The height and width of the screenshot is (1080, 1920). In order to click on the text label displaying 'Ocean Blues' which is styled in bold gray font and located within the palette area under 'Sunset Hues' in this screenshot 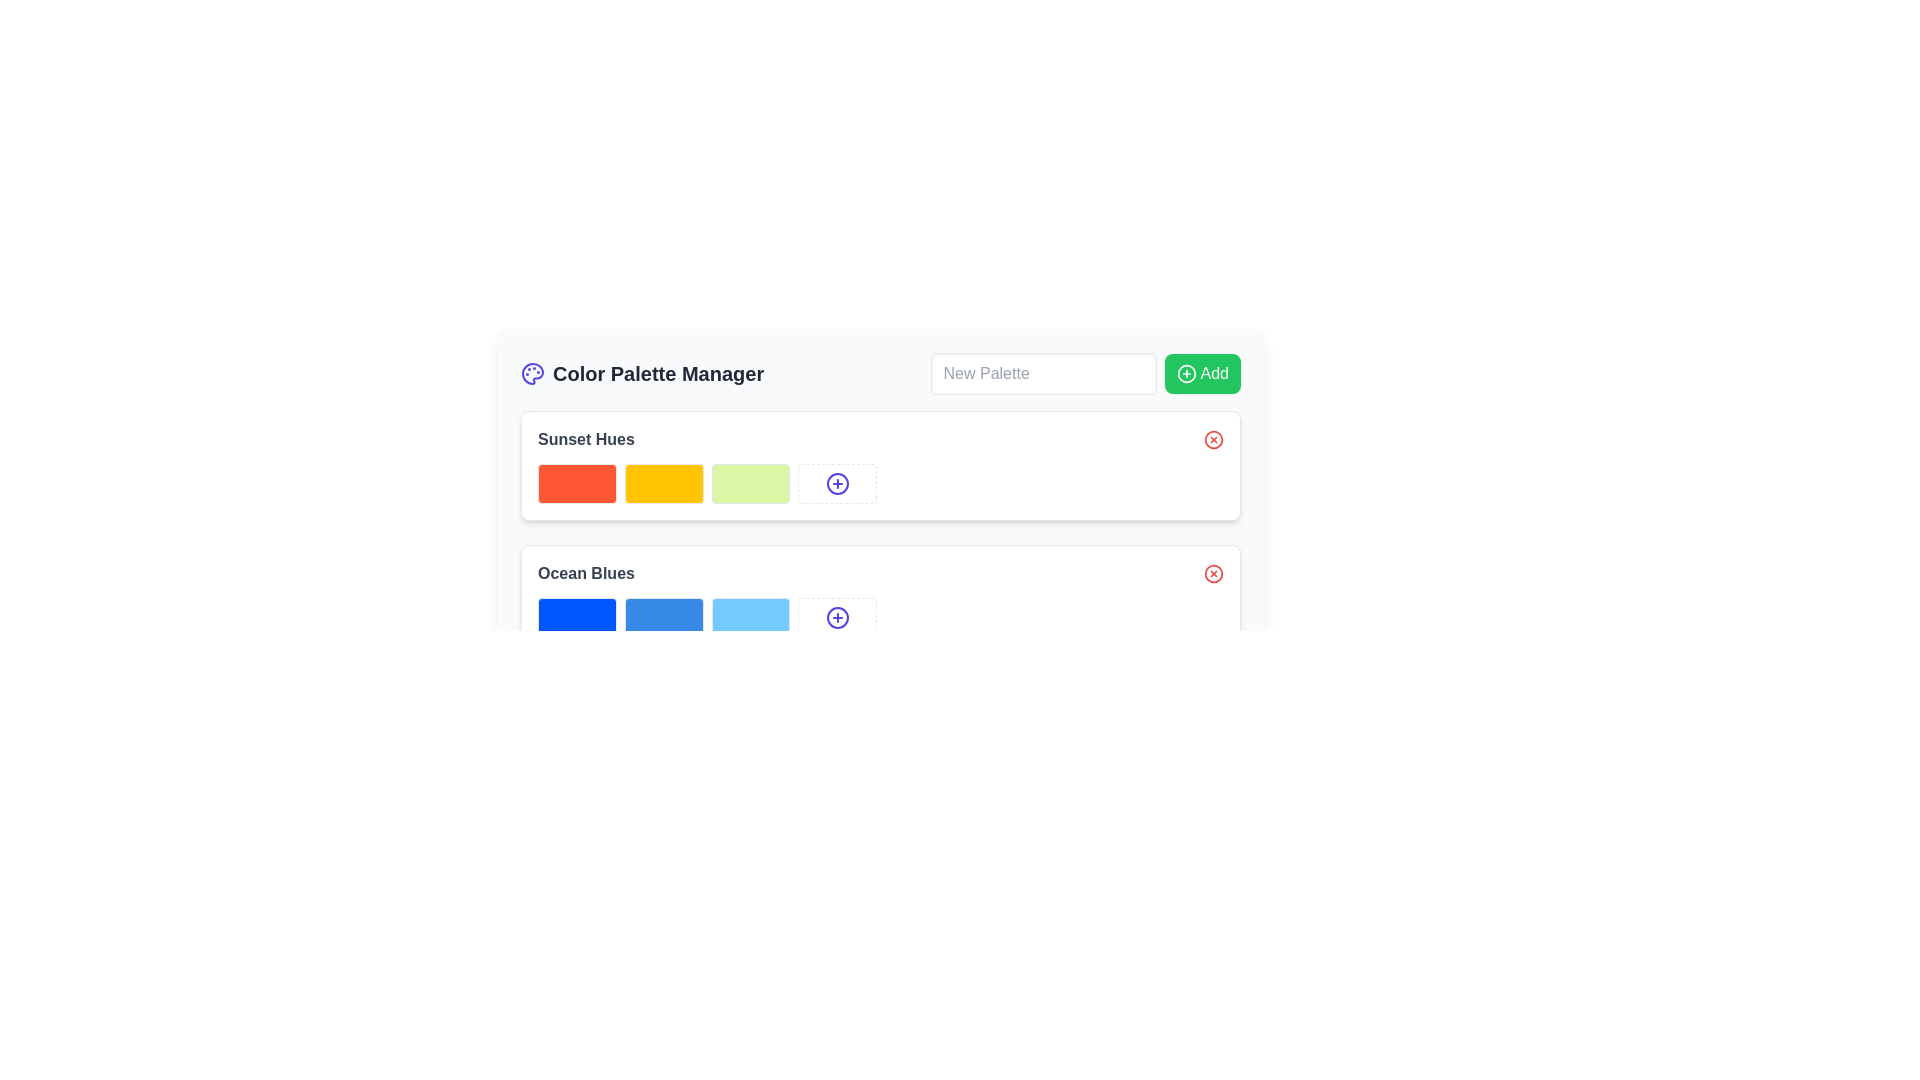, I will do `click(585, 574)`.